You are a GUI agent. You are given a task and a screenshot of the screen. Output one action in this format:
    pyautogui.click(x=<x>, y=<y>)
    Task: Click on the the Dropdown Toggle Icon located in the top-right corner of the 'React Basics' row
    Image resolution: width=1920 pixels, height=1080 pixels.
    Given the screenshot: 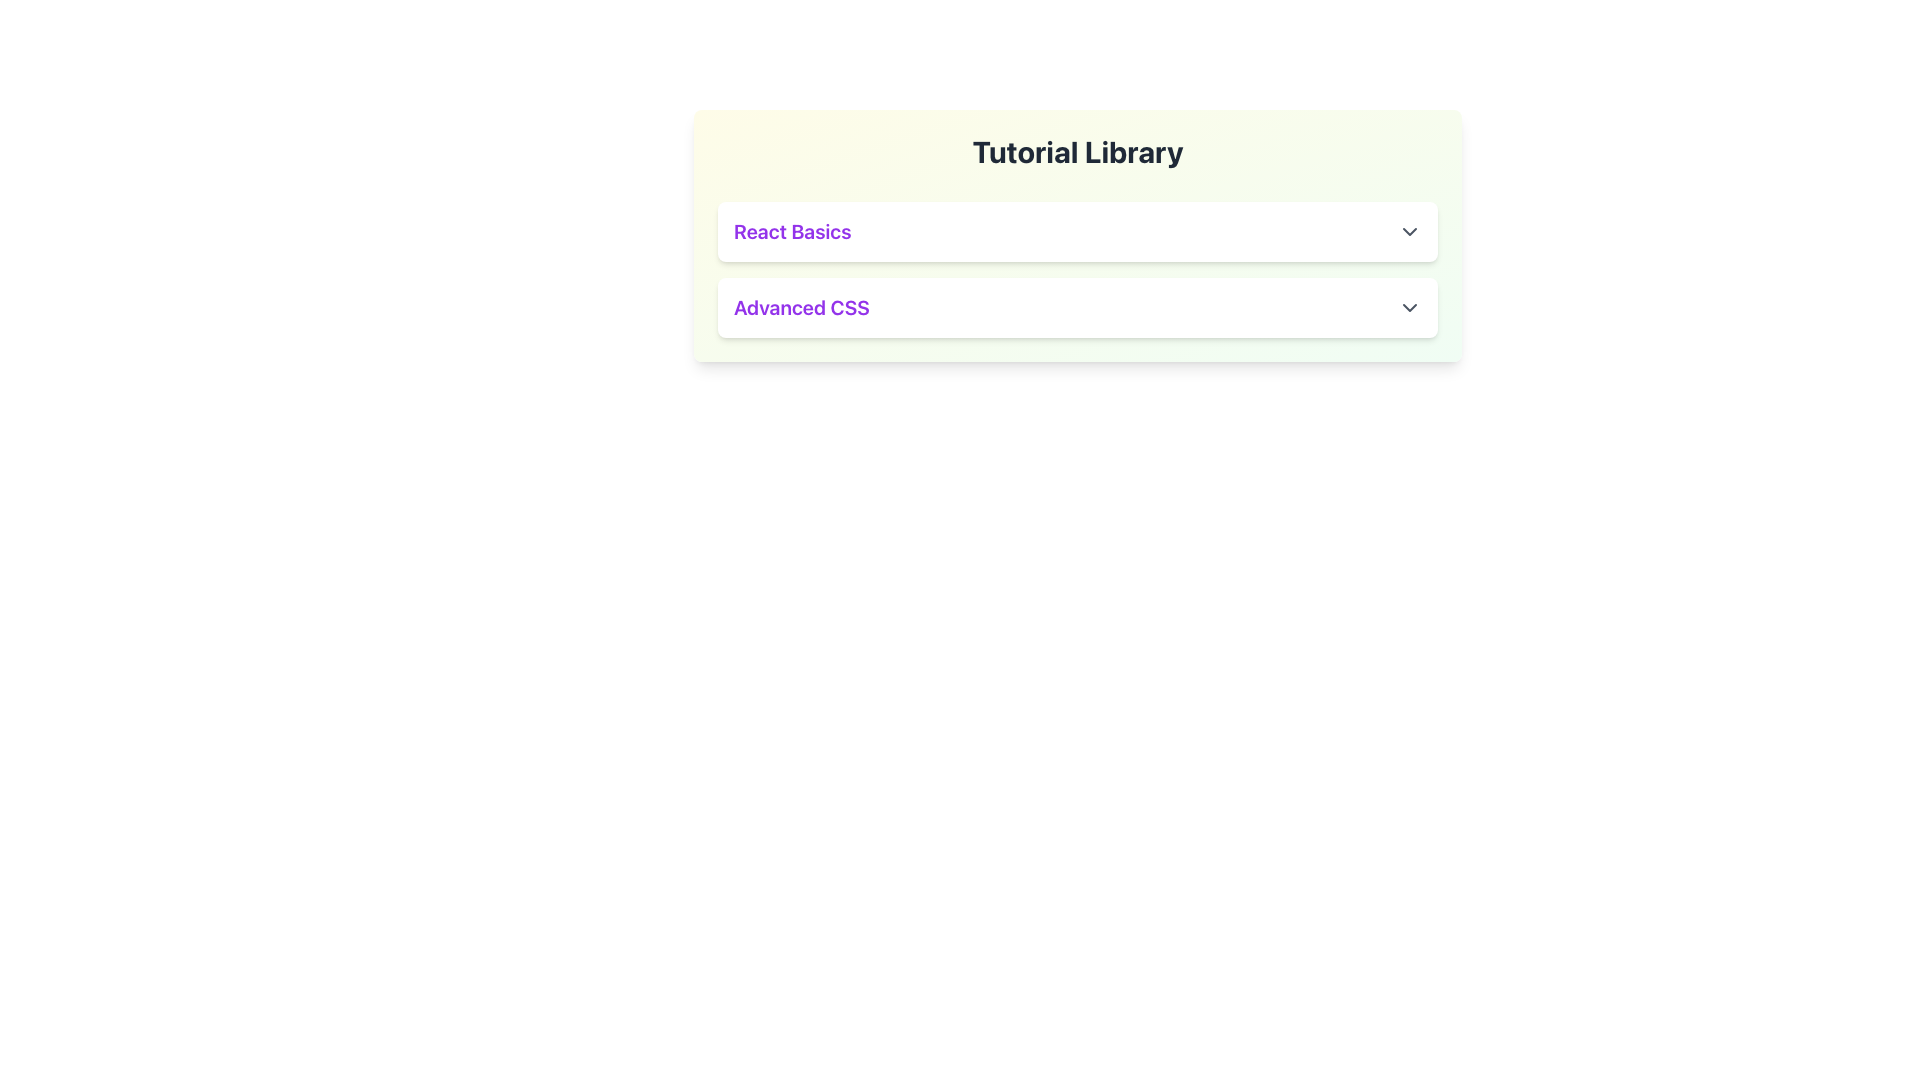 What is the action you would take?
    pyautogui.click(x=1409, y=230)
    